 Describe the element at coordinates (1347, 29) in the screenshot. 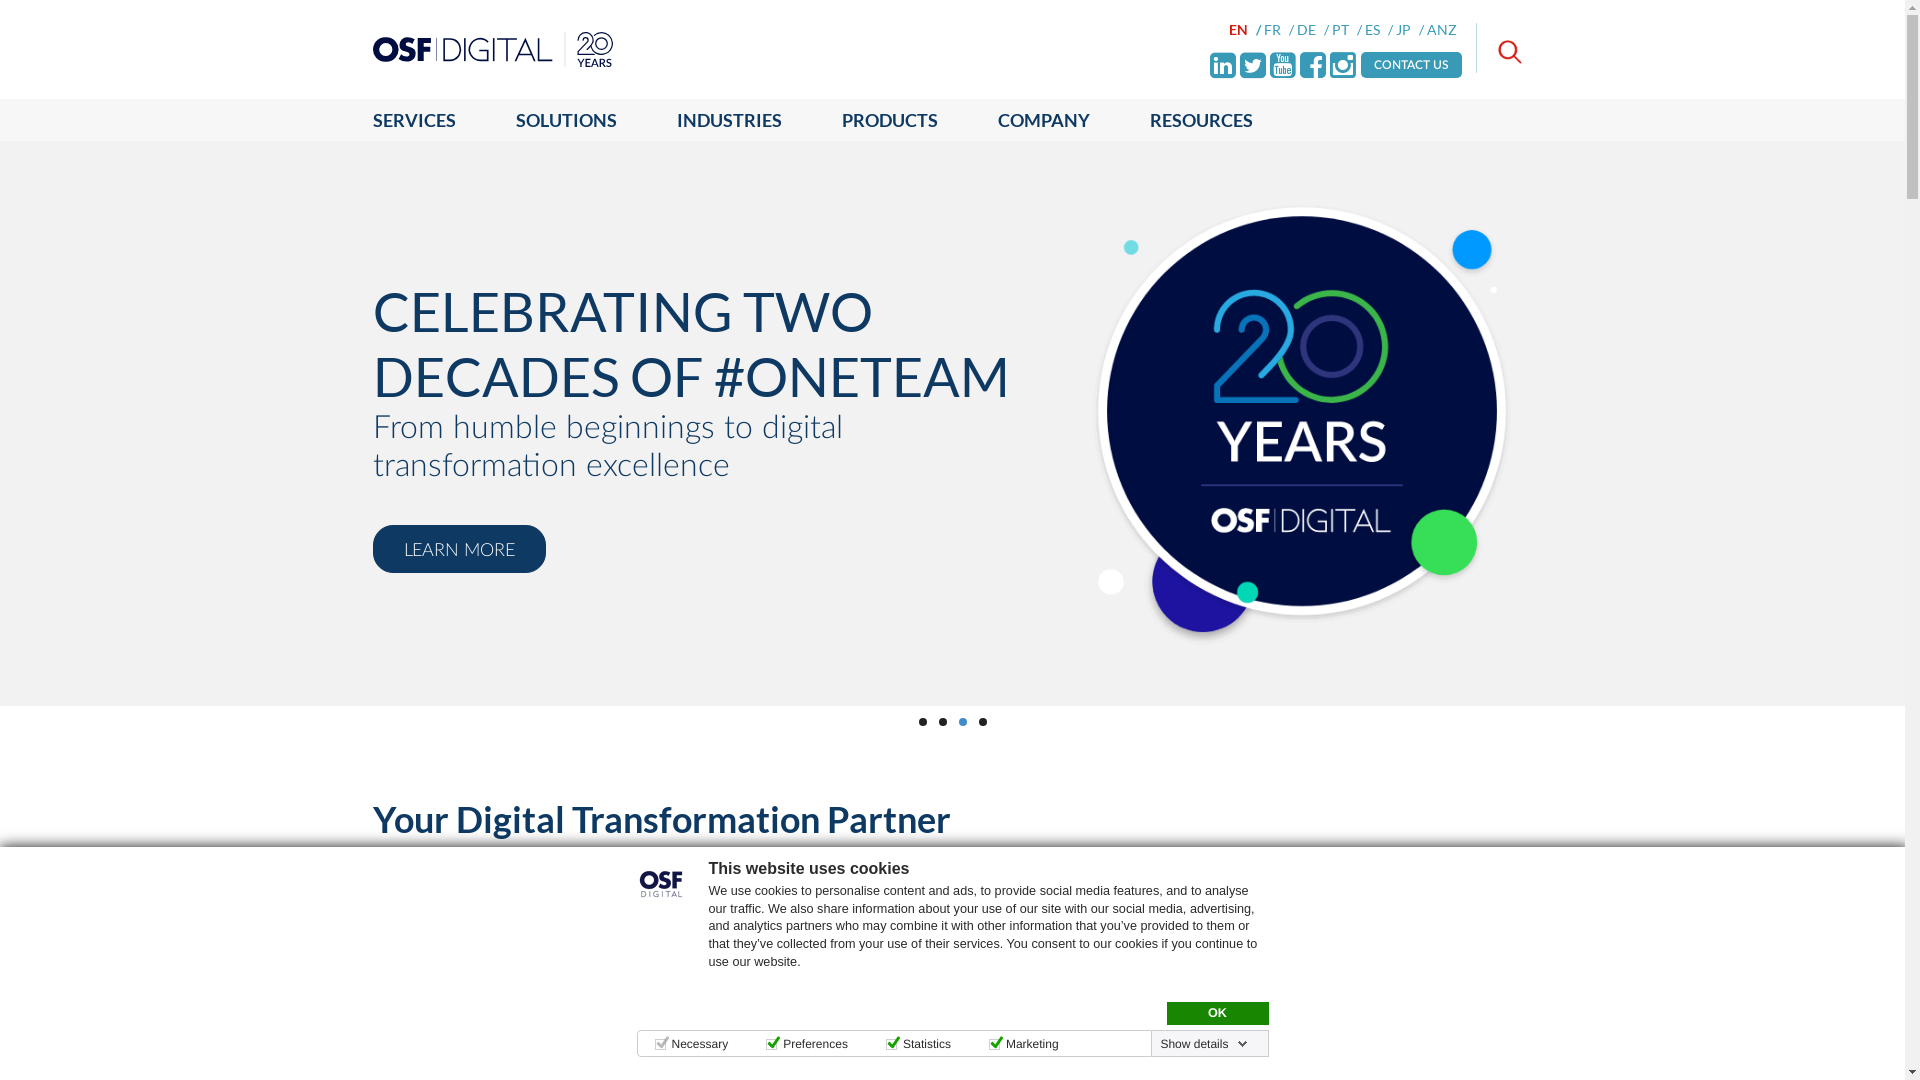

I see `'PT'` at that location.